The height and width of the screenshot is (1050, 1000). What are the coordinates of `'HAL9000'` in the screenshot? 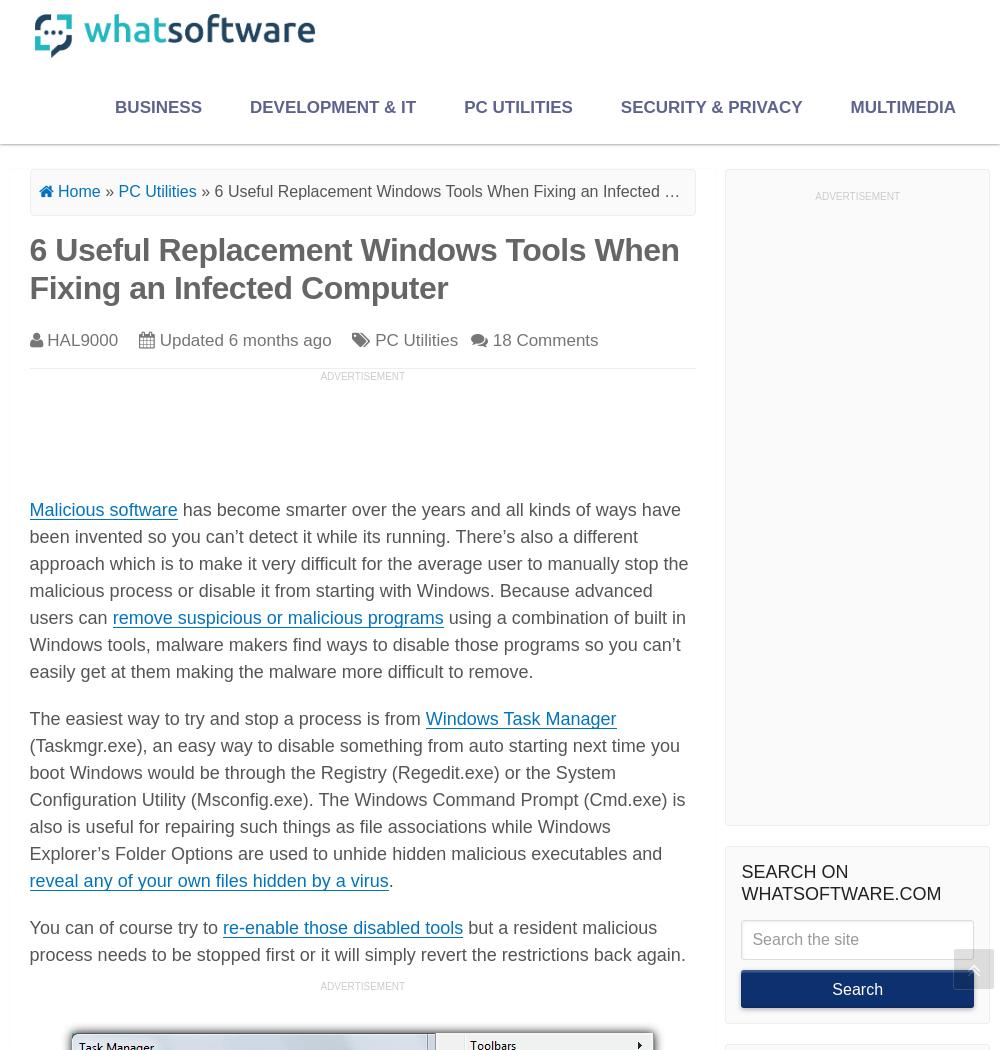 It's located at (81, 338).